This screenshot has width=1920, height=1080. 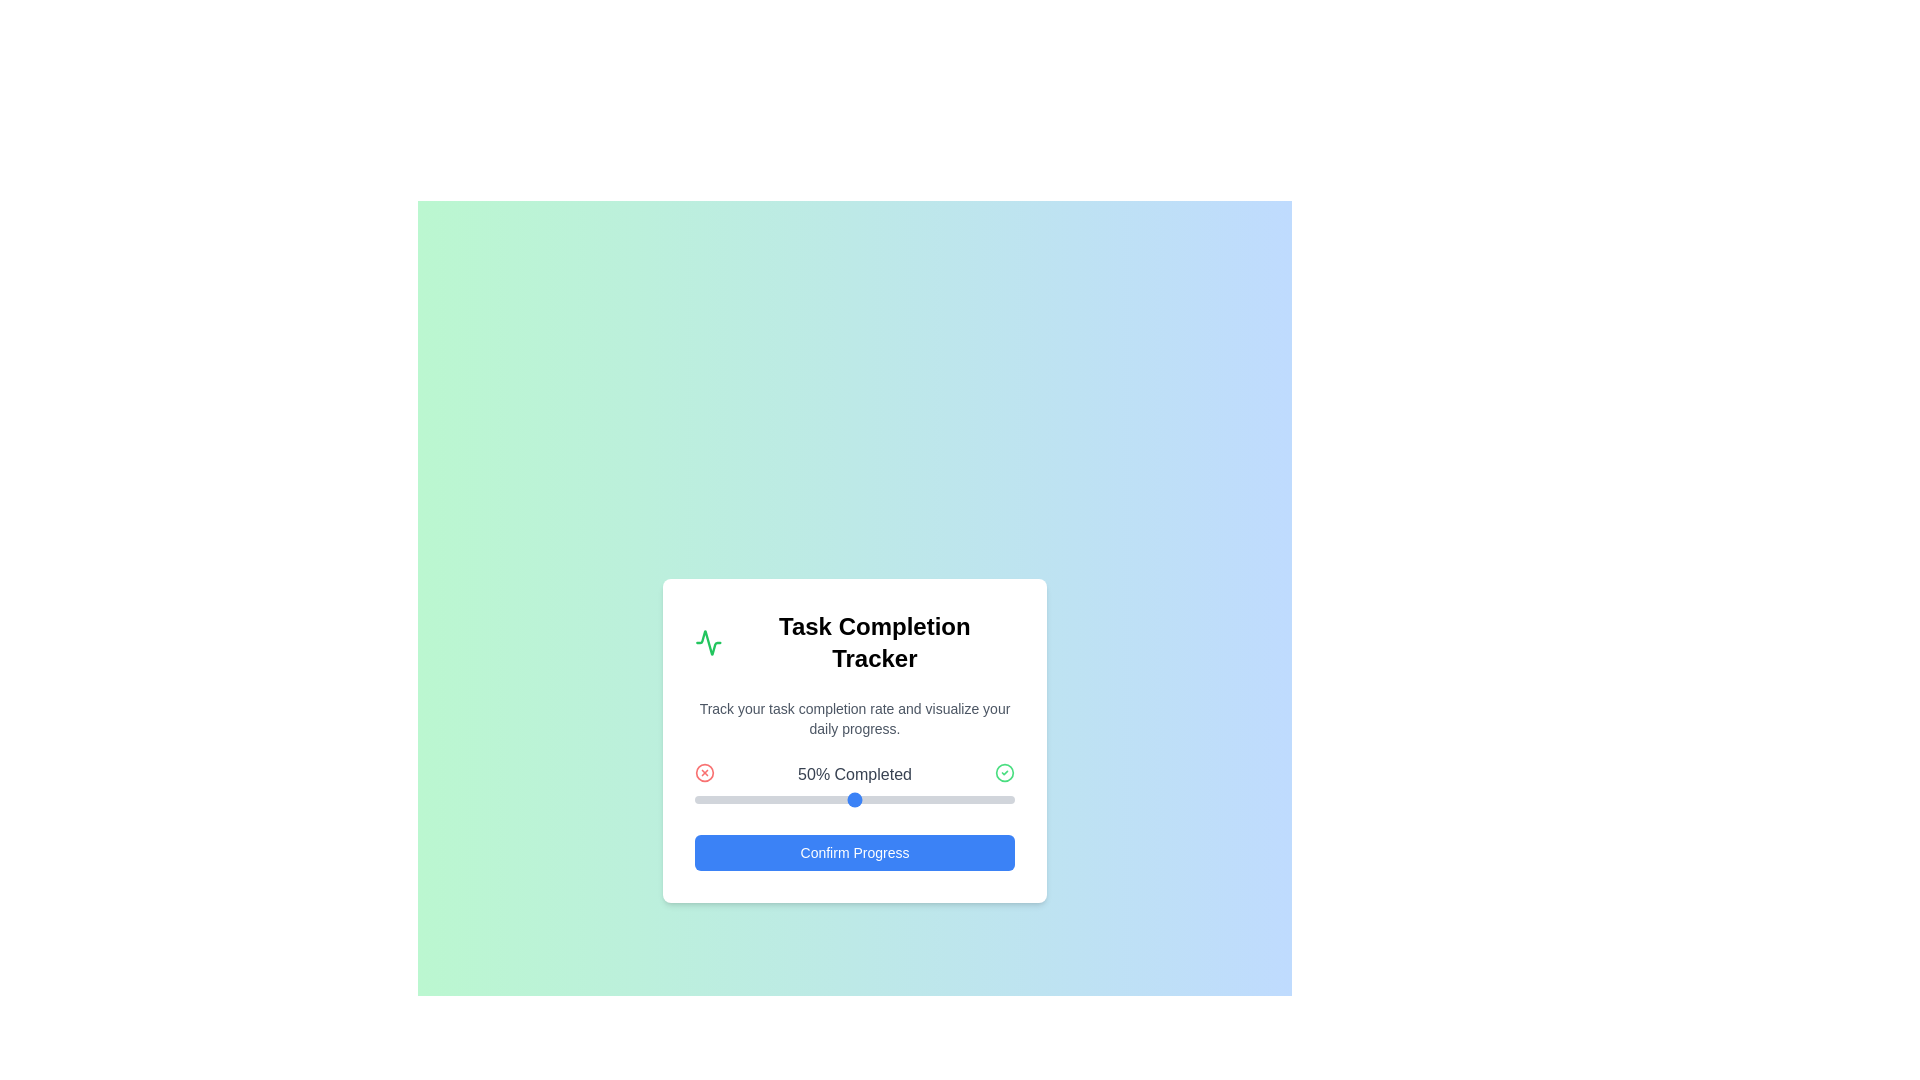 I want to click on the slider to set the progress to 16%, so click(x=745, y=798).